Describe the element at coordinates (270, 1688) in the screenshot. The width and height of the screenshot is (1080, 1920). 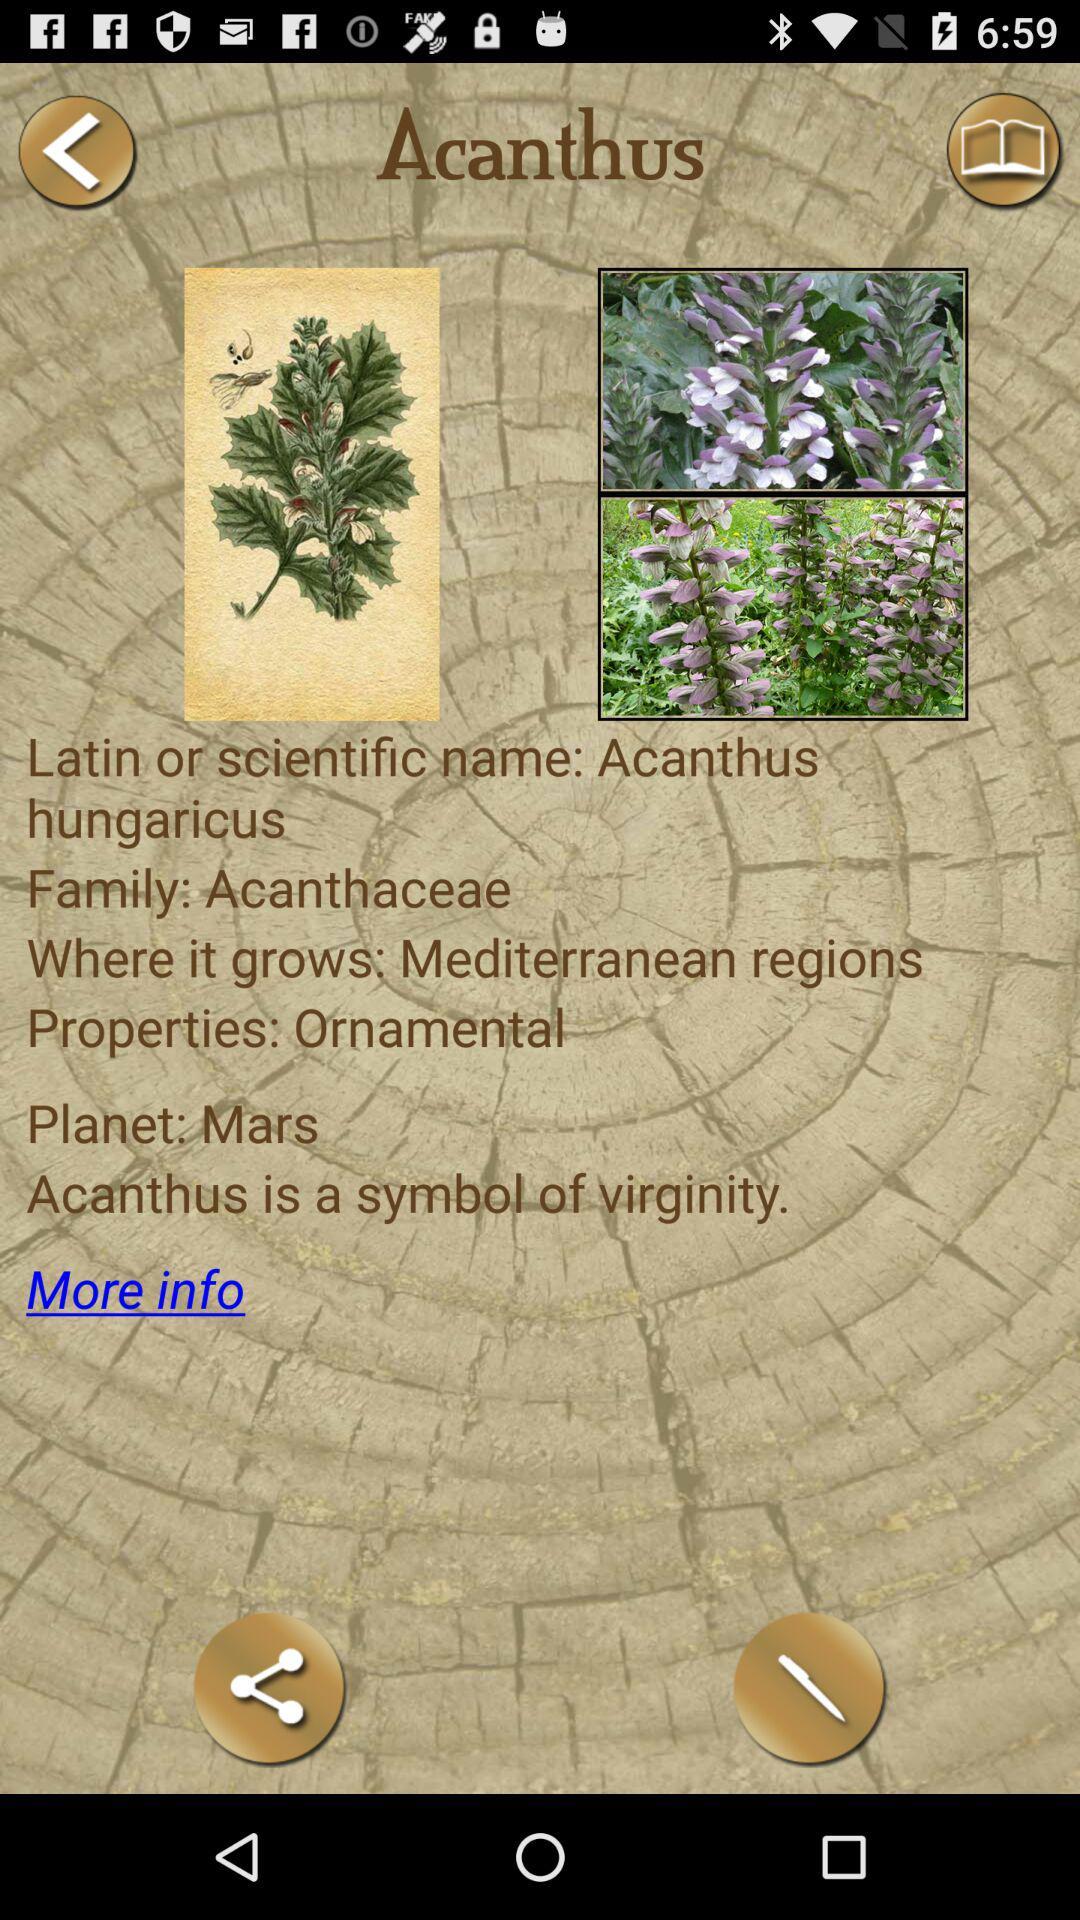
I see `share the article` at that location.